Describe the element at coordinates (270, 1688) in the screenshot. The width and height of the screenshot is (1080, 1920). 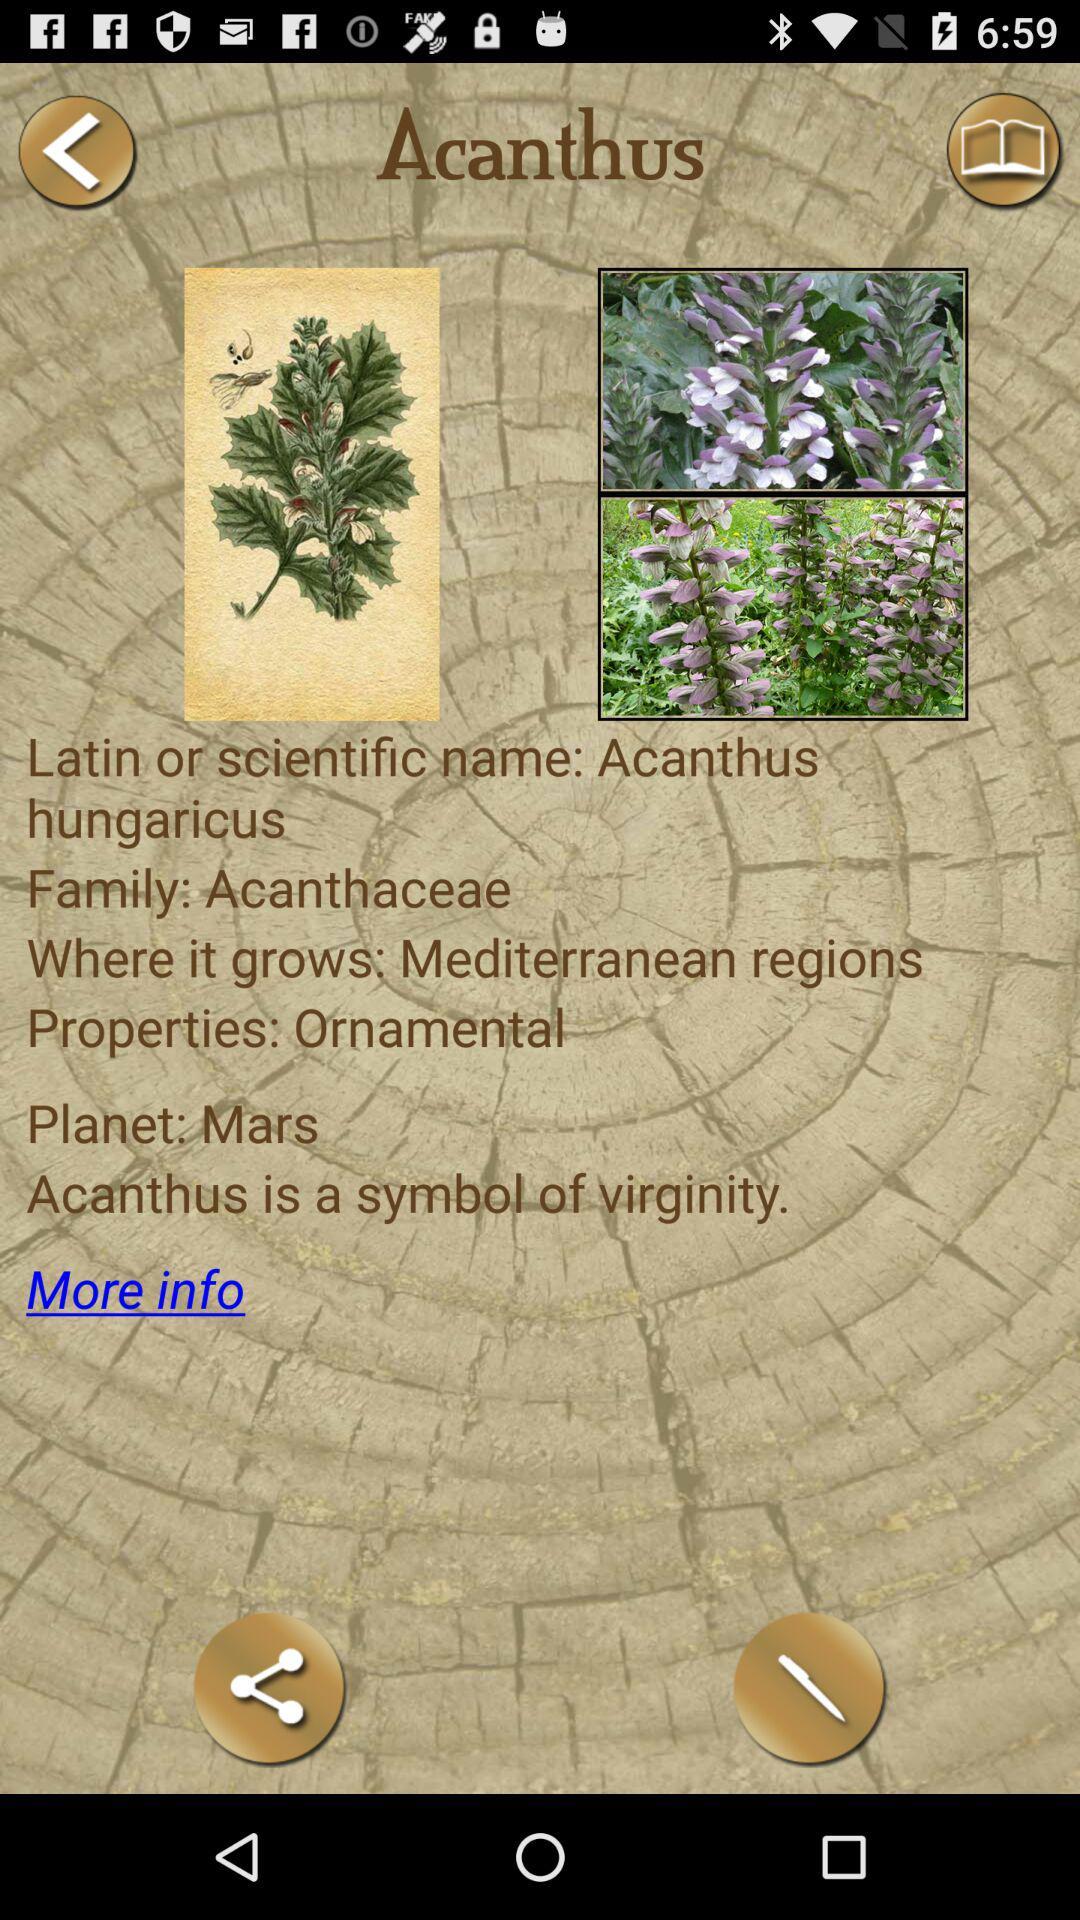
I see `share the article` at that location.